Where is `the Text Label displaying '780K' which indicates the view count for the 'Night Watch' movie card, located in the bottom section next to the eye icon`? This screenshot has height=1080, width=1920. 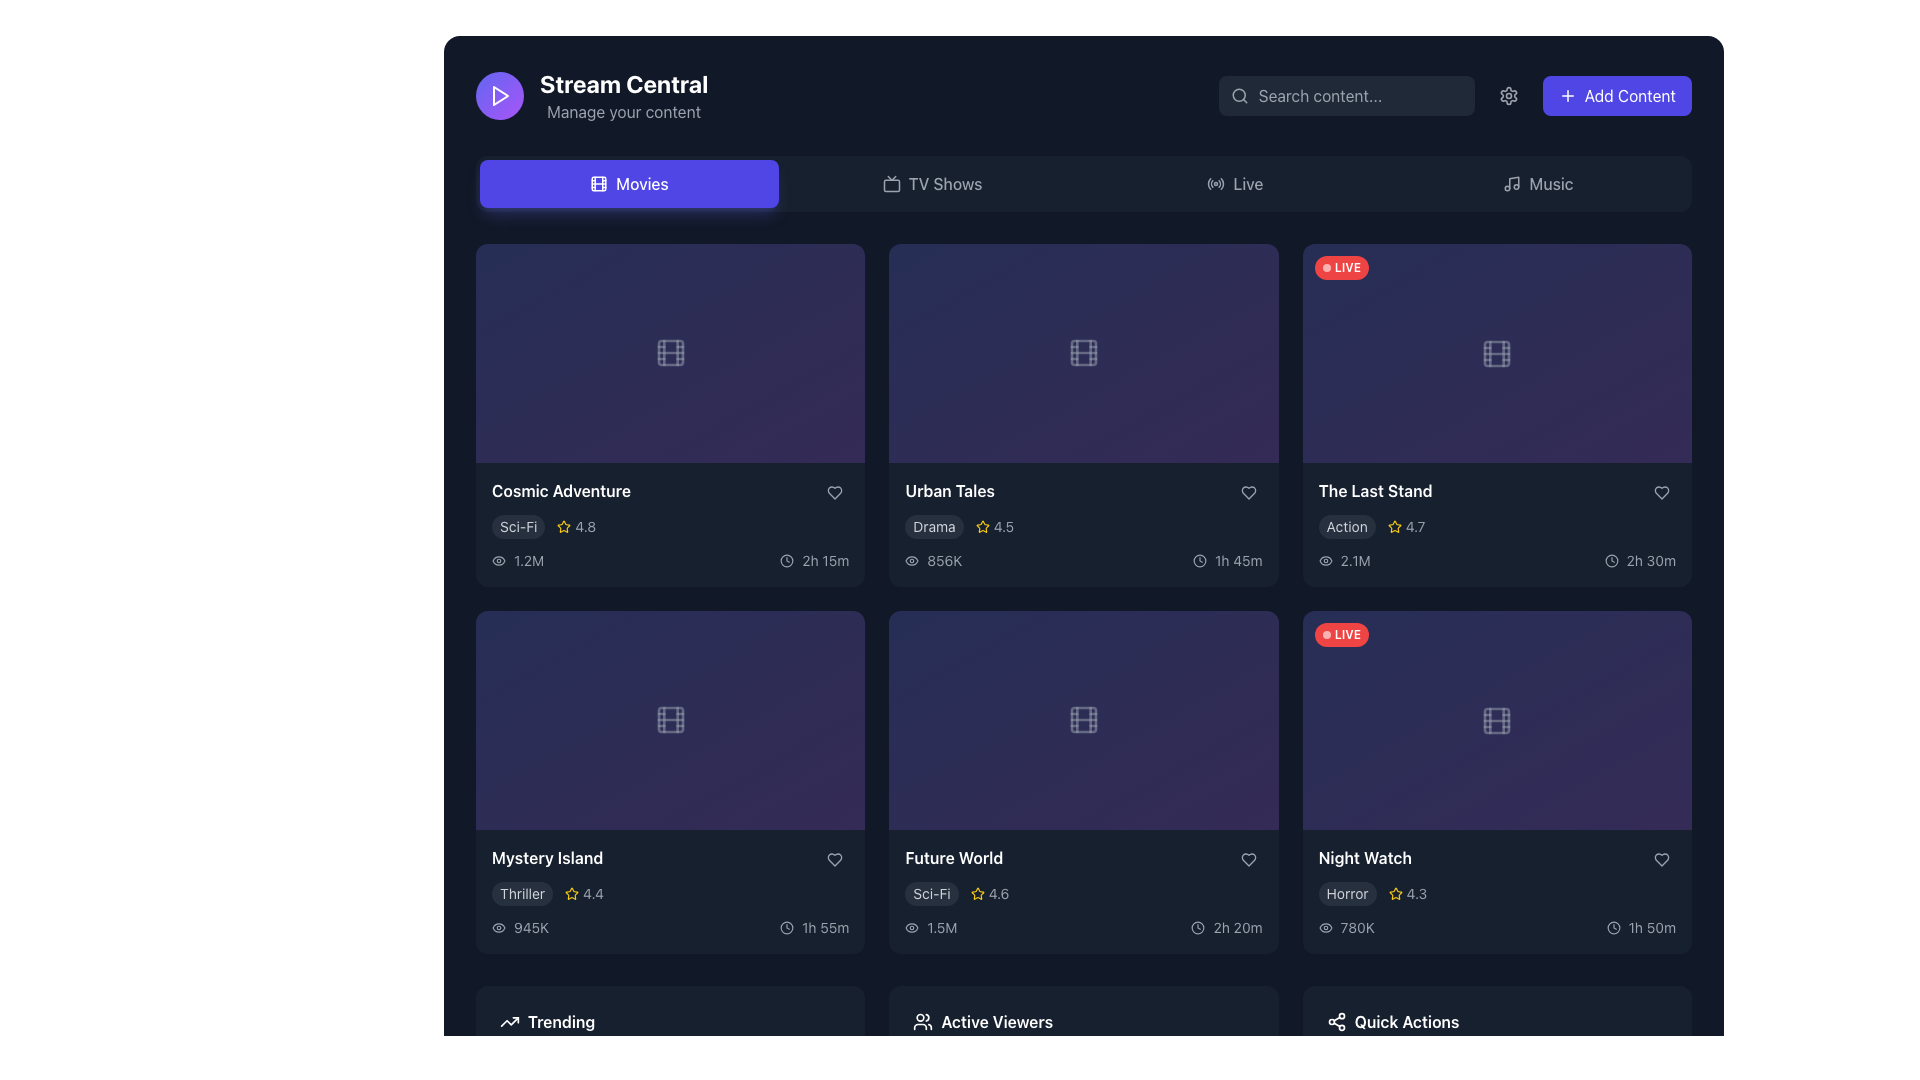
the Text Label displaying '780K' which indicates the view count for the 'Night Watch' movie card, located in the bottom section next to the eye icon is located at coordinates (1357, 928).